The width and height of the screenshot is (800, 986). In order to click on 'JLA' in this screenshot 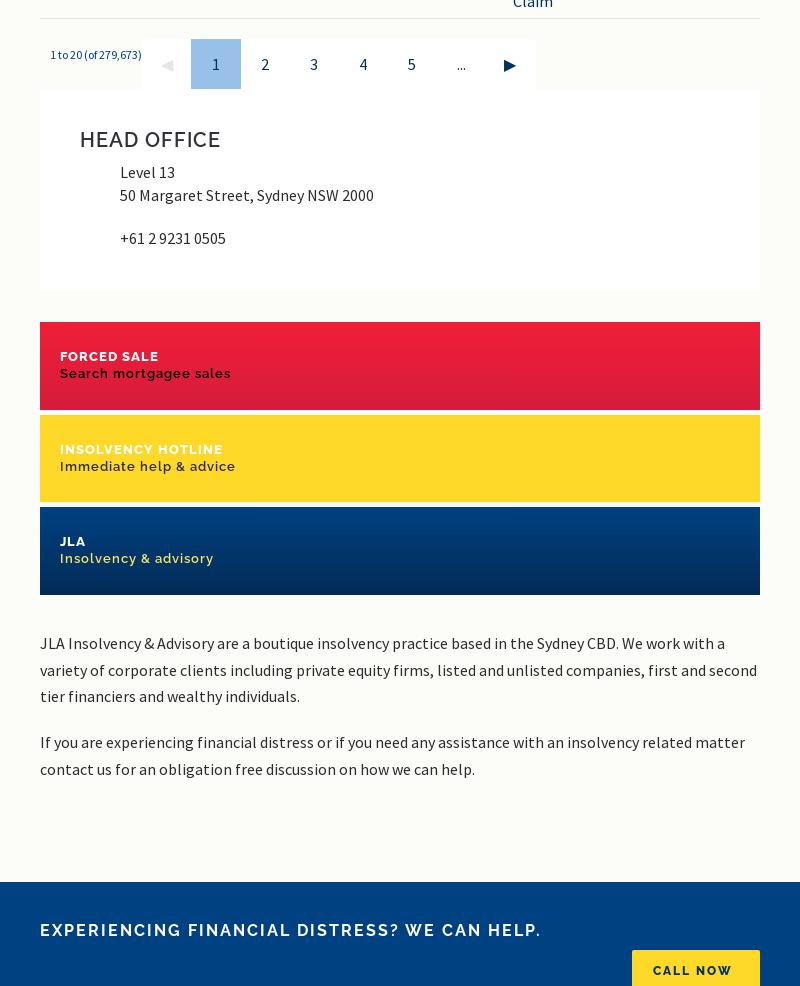, I will do `click(77, 540)`.